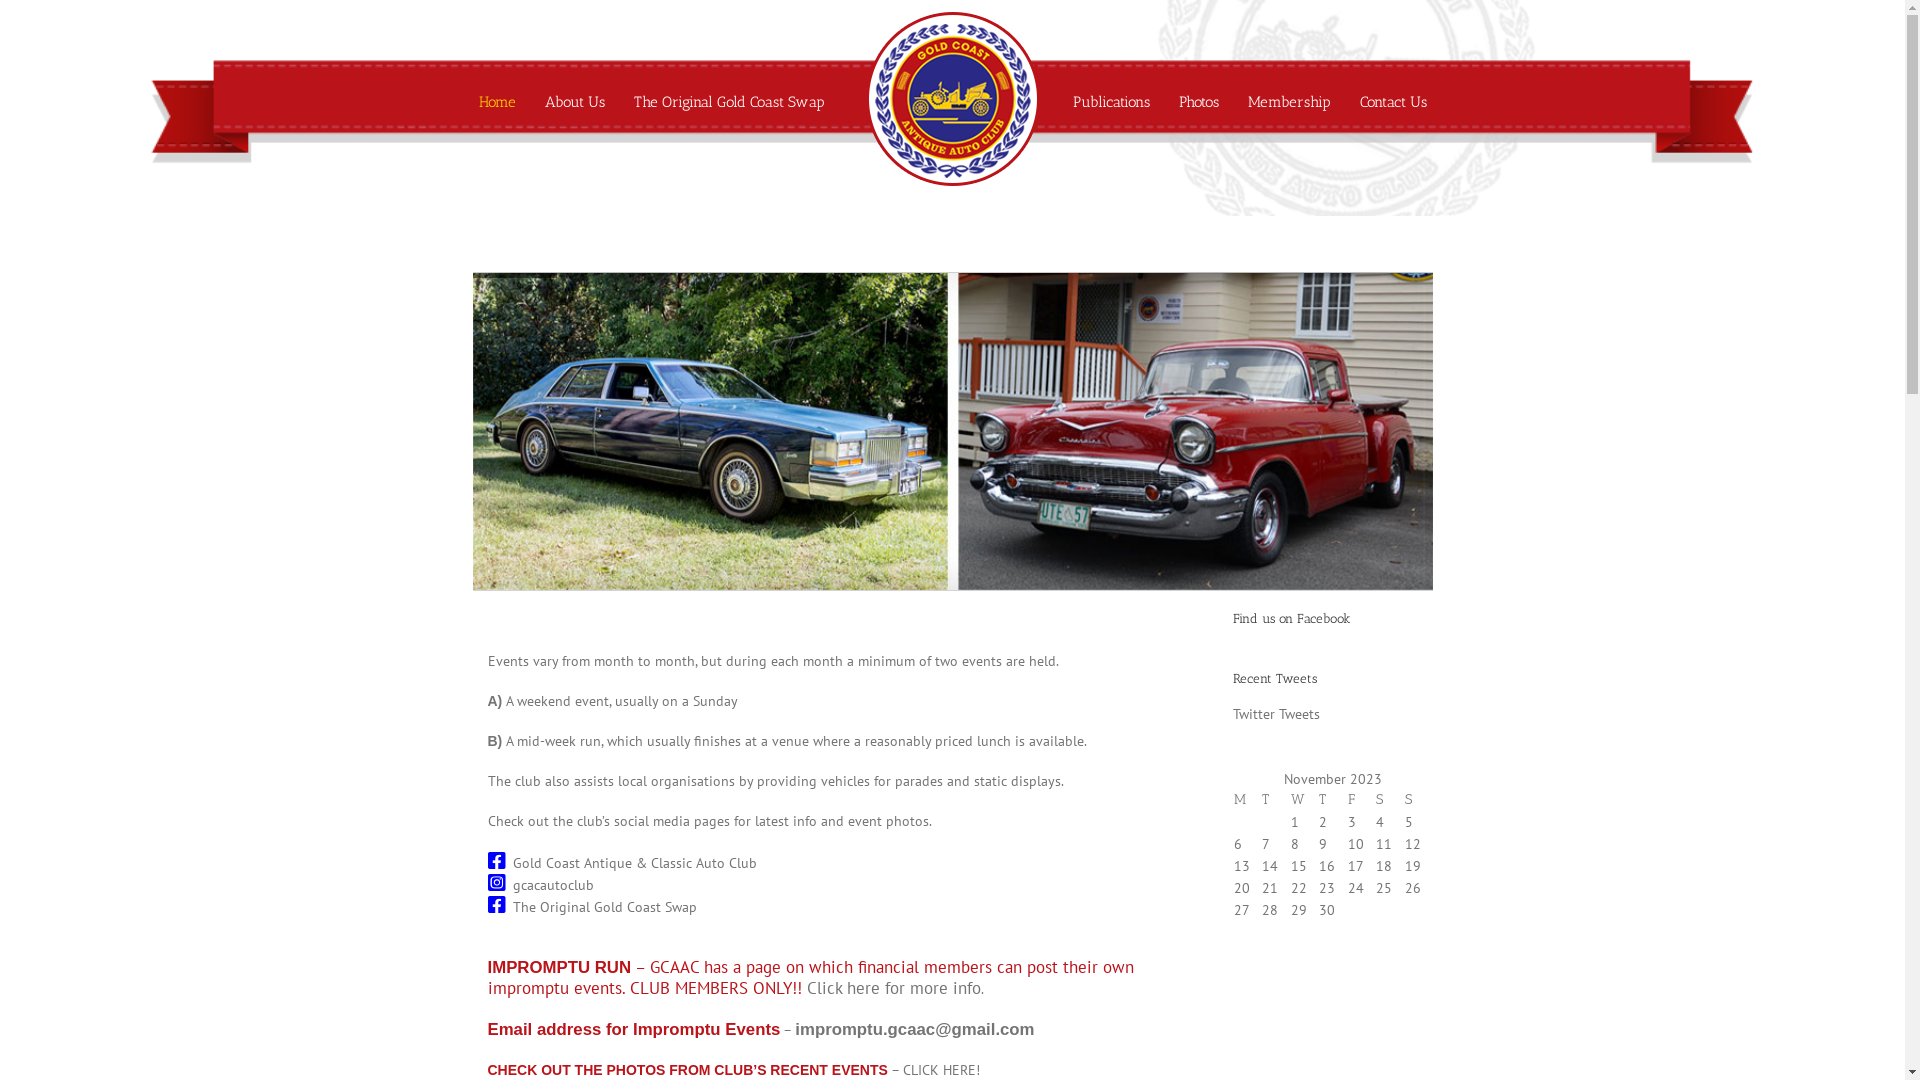  What do you see at coordinates (1198, 101) in the screenshot?
I see `'Photos'` at bounding box center [1198, 101].